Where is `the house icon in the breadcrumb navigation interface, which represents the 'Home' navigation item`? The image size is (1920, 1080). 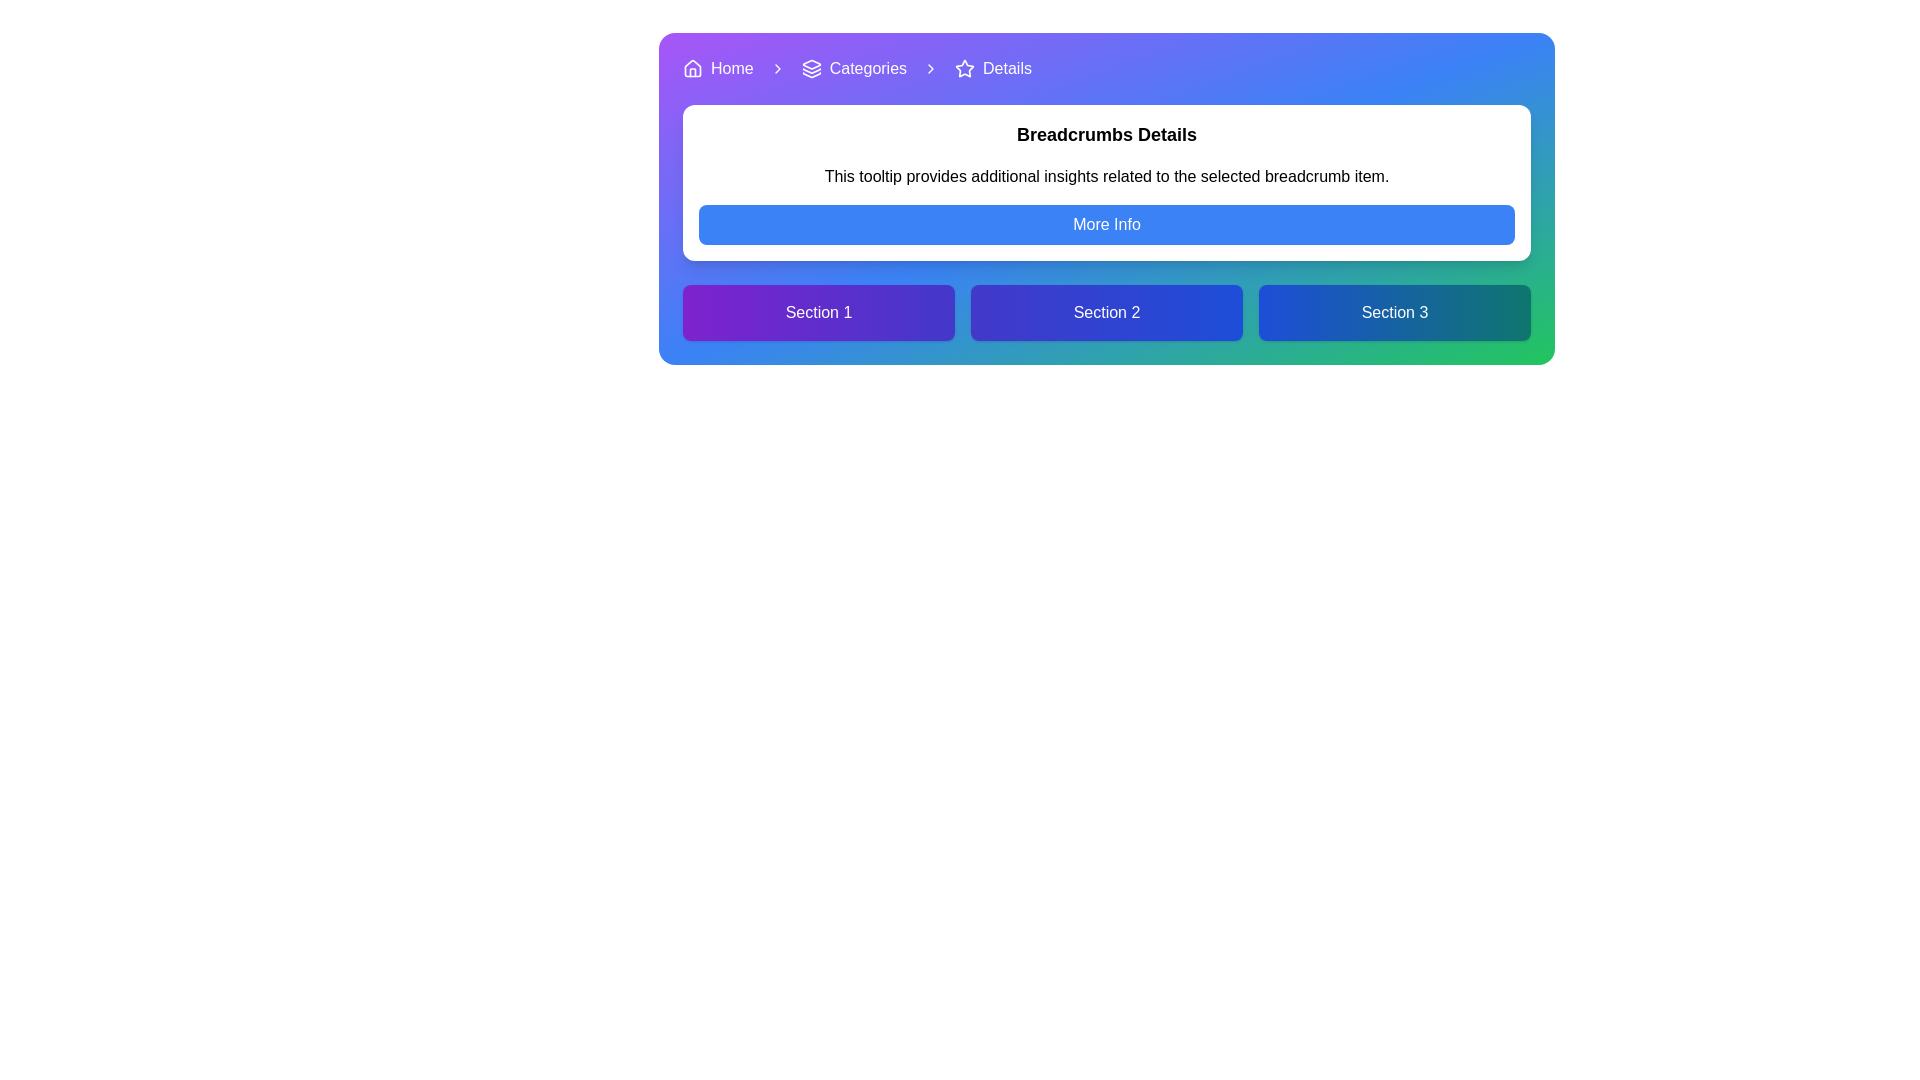 the house icon in the breadcrumb navigation interface, which represents the 'Home' navigation item is located at coordinates (692, 67).